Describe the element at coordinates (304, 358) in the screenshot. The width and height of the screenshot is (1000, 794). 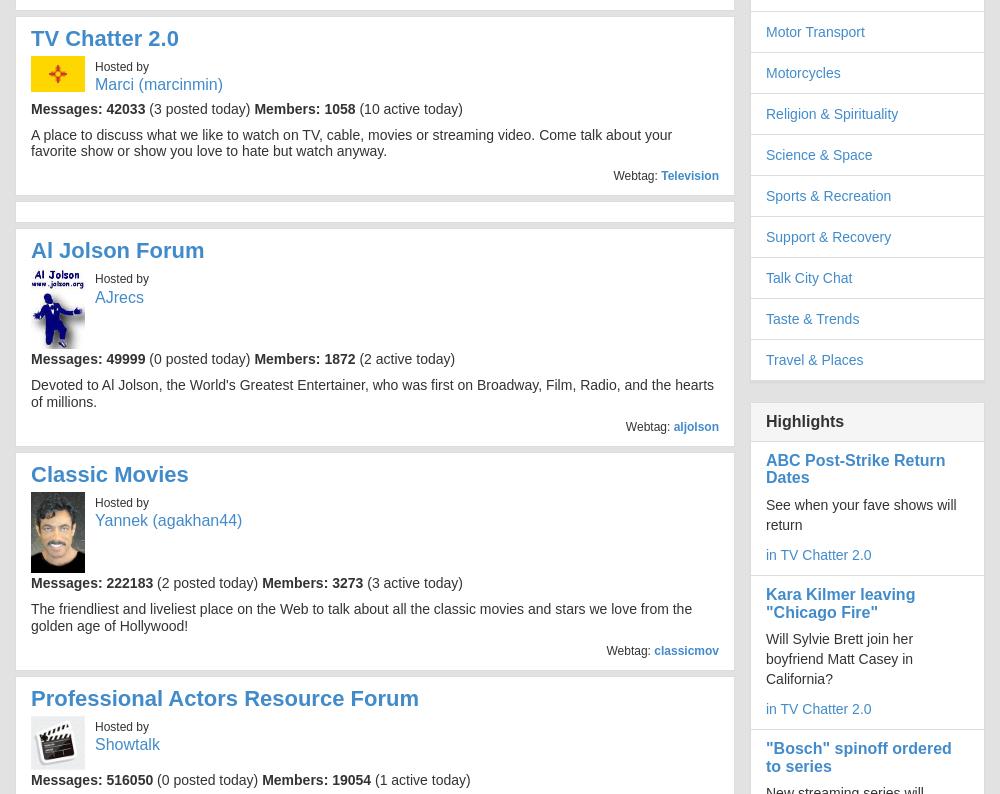
I see `'Members: 1872'` at that location.